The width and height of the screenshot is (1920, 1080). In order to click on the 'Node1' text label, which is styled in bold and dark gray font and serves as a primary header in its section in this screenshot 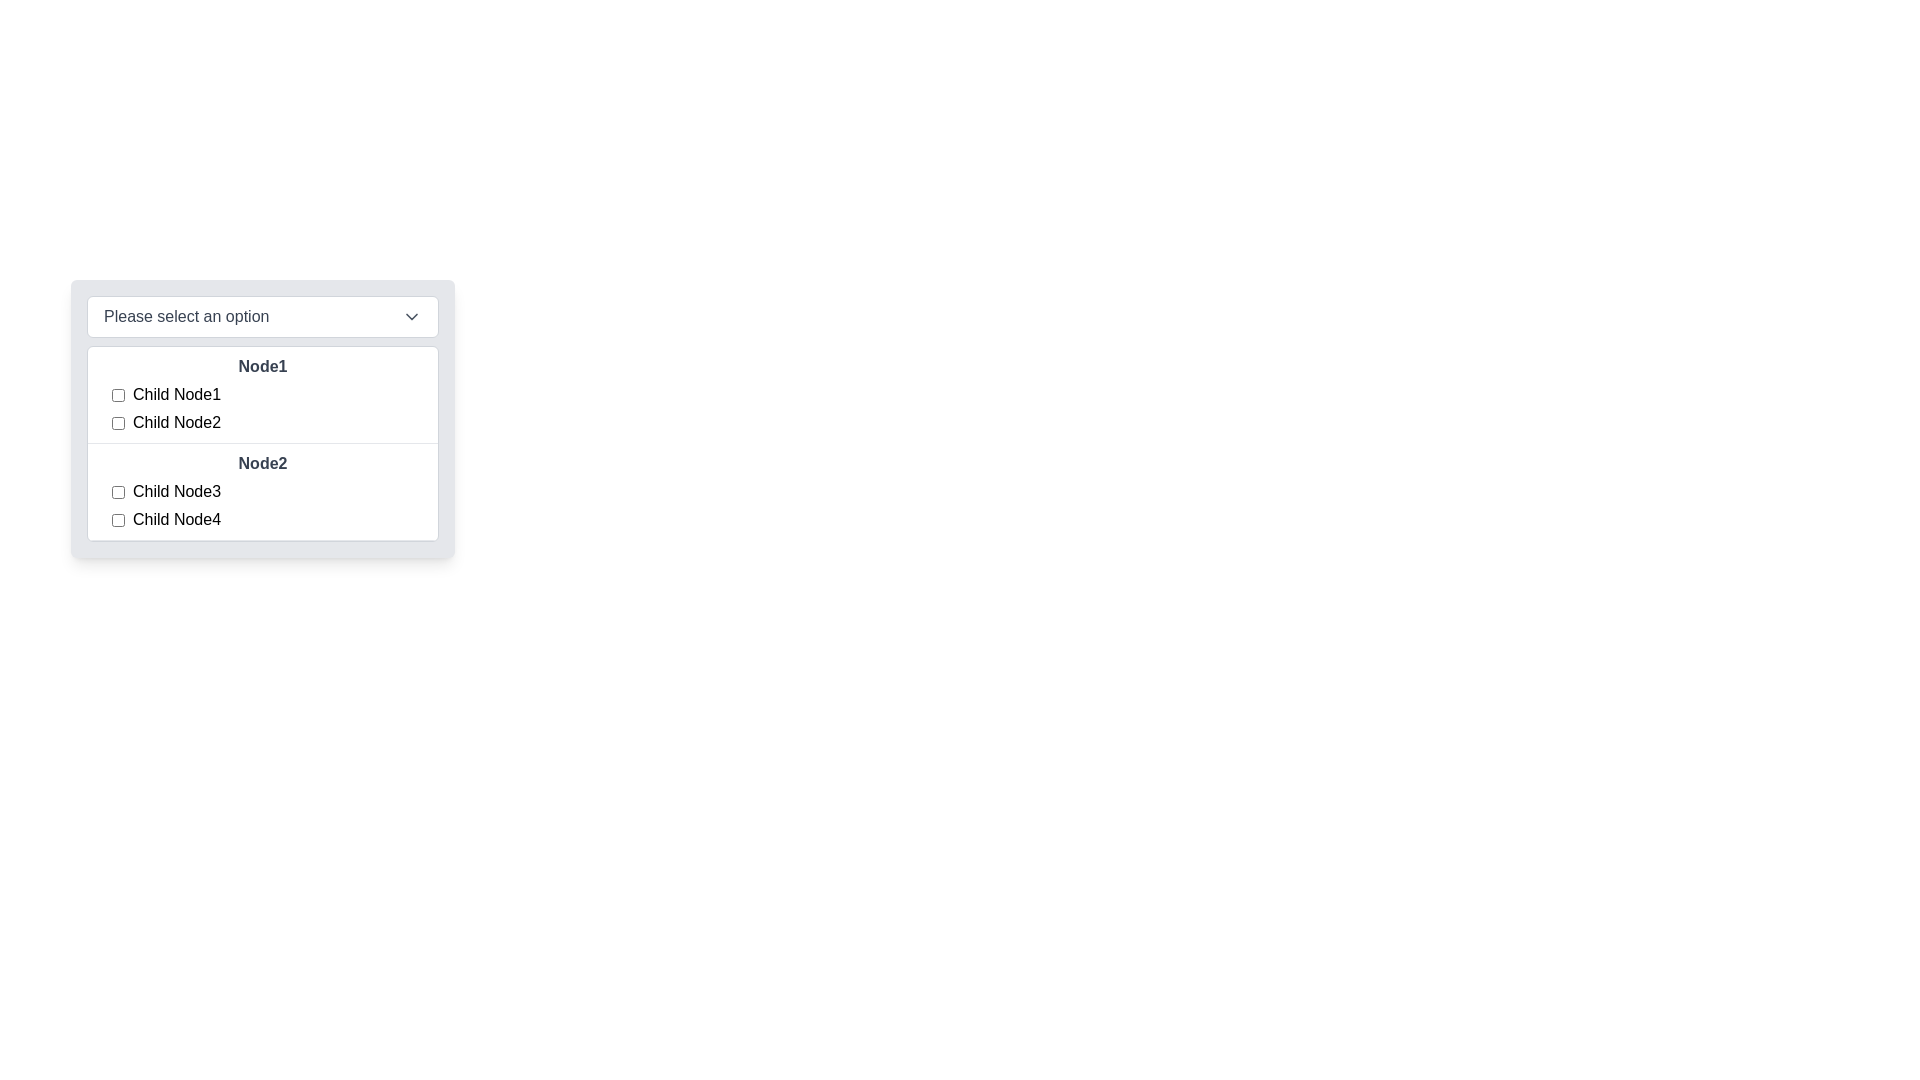, I will do `click(262, 366)`.